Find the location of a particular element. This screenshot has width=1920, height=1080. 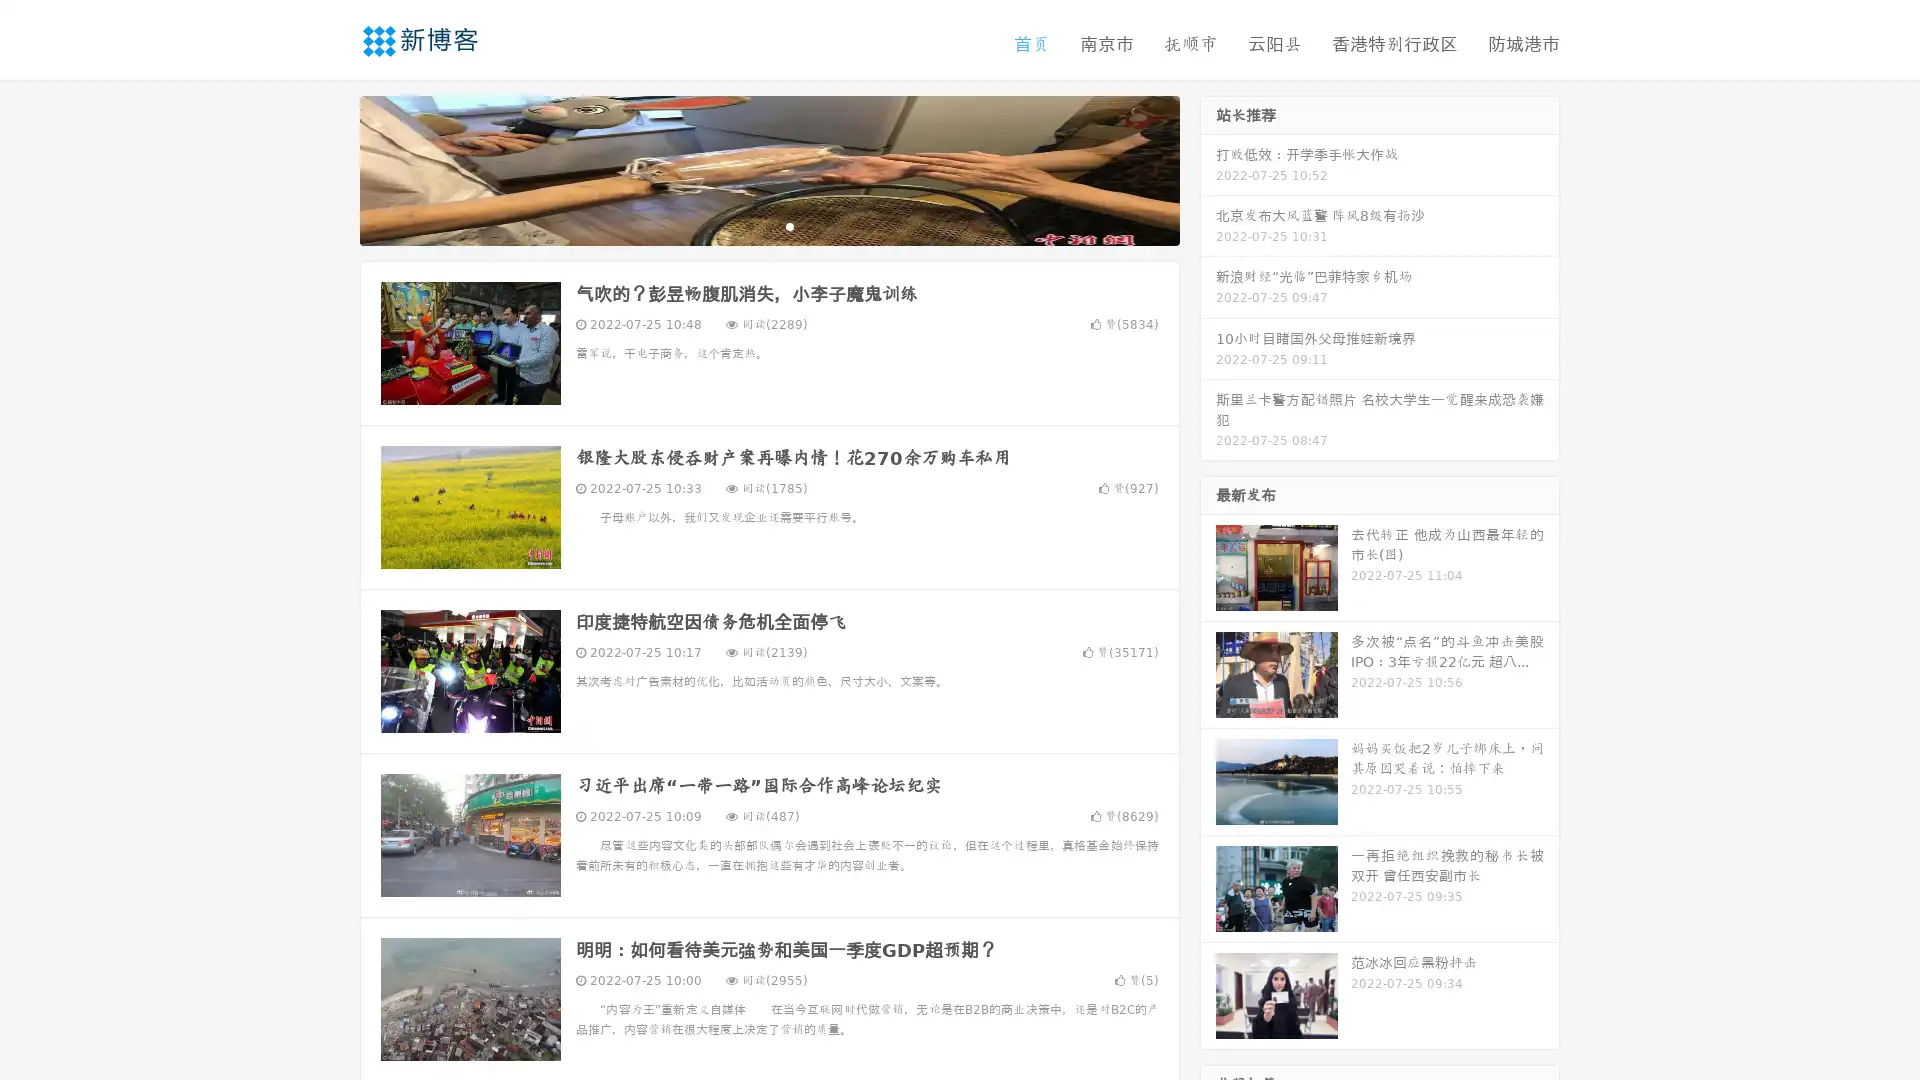

Next slide is located at coordinates (1208, 168).